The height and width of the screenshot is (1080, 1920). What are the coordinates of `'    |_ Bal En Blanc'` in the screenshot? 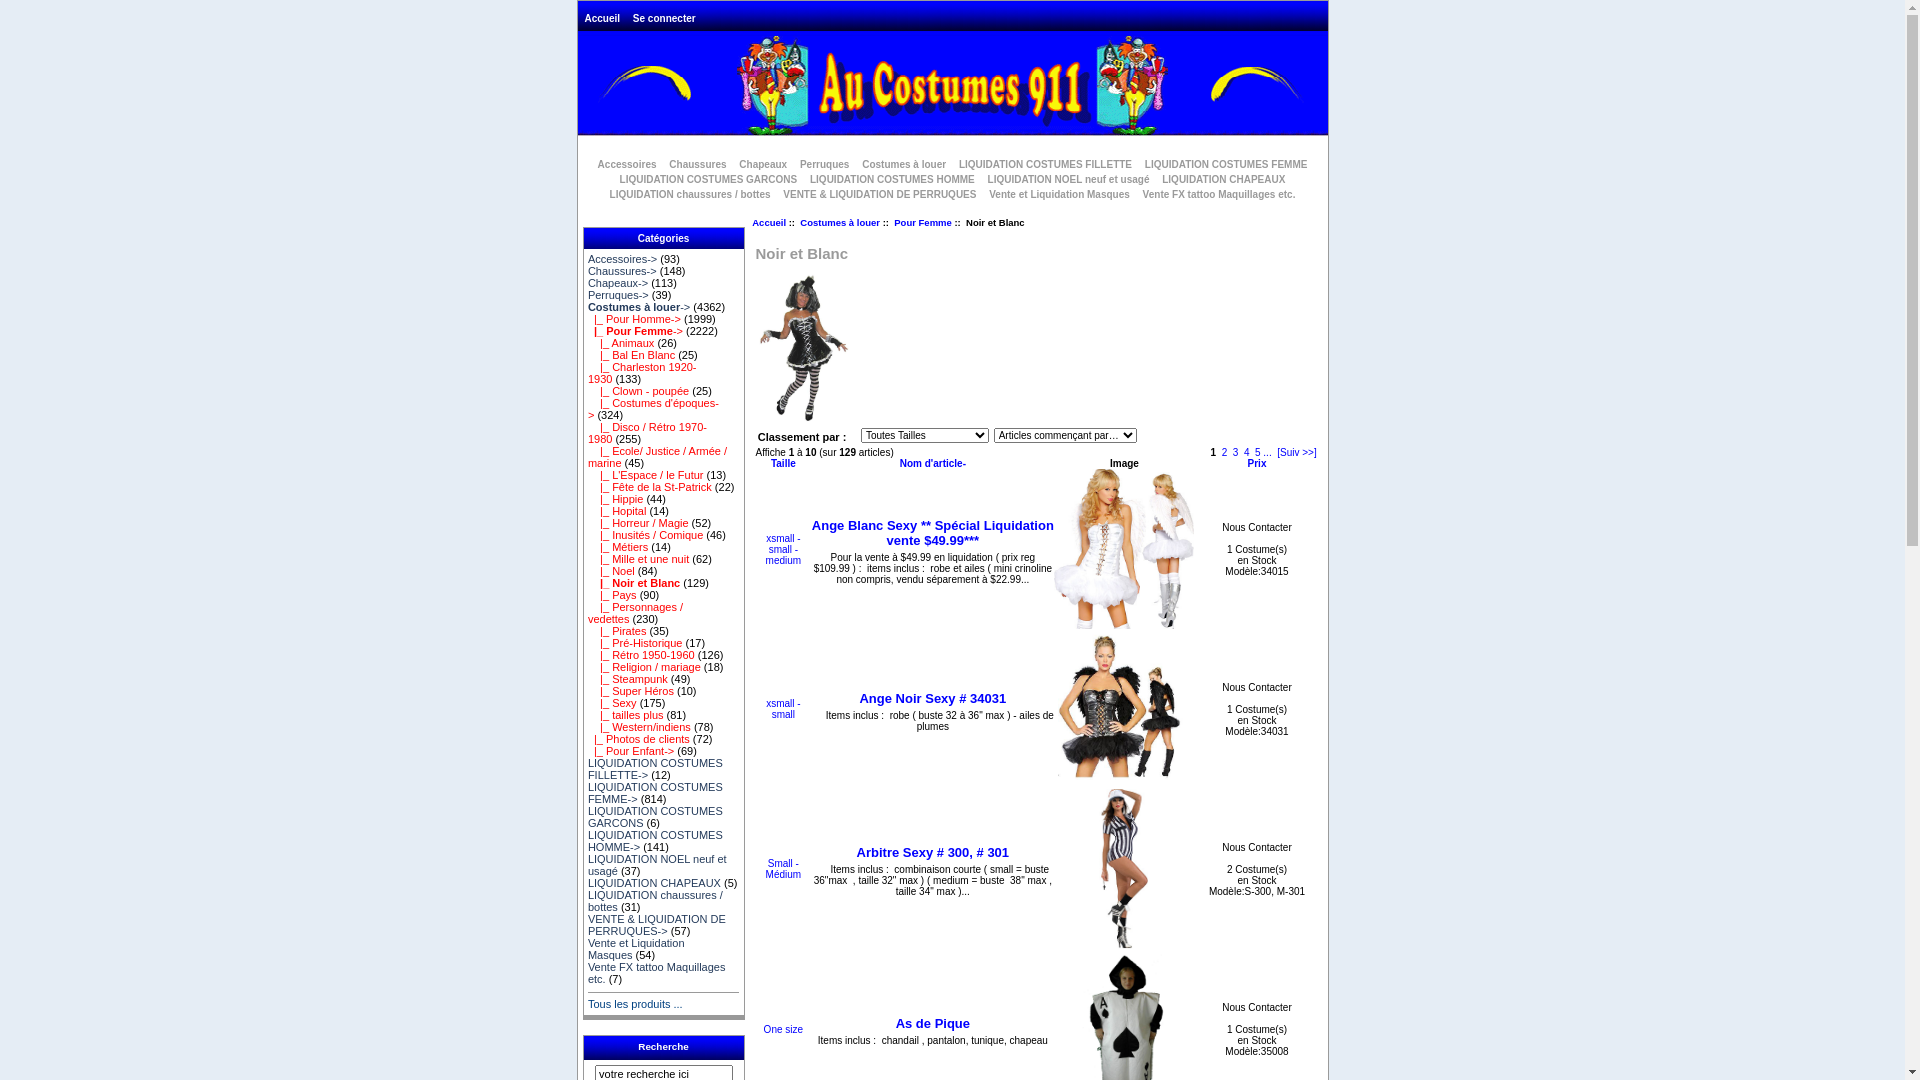 It's located at (630, 353).